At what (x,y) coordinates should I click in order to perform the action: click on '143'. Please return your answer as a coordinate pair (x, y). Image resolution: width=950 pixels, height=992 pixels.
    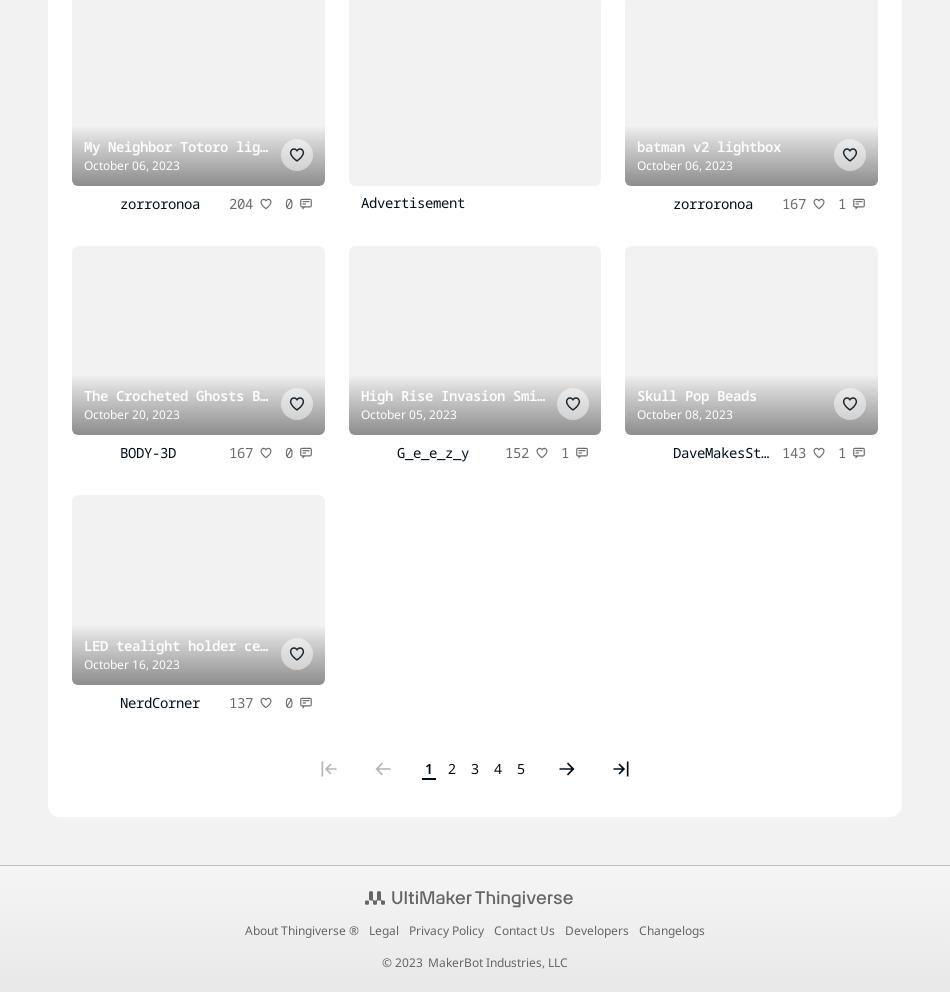
    Looking at the image, I should click on (793, 451).